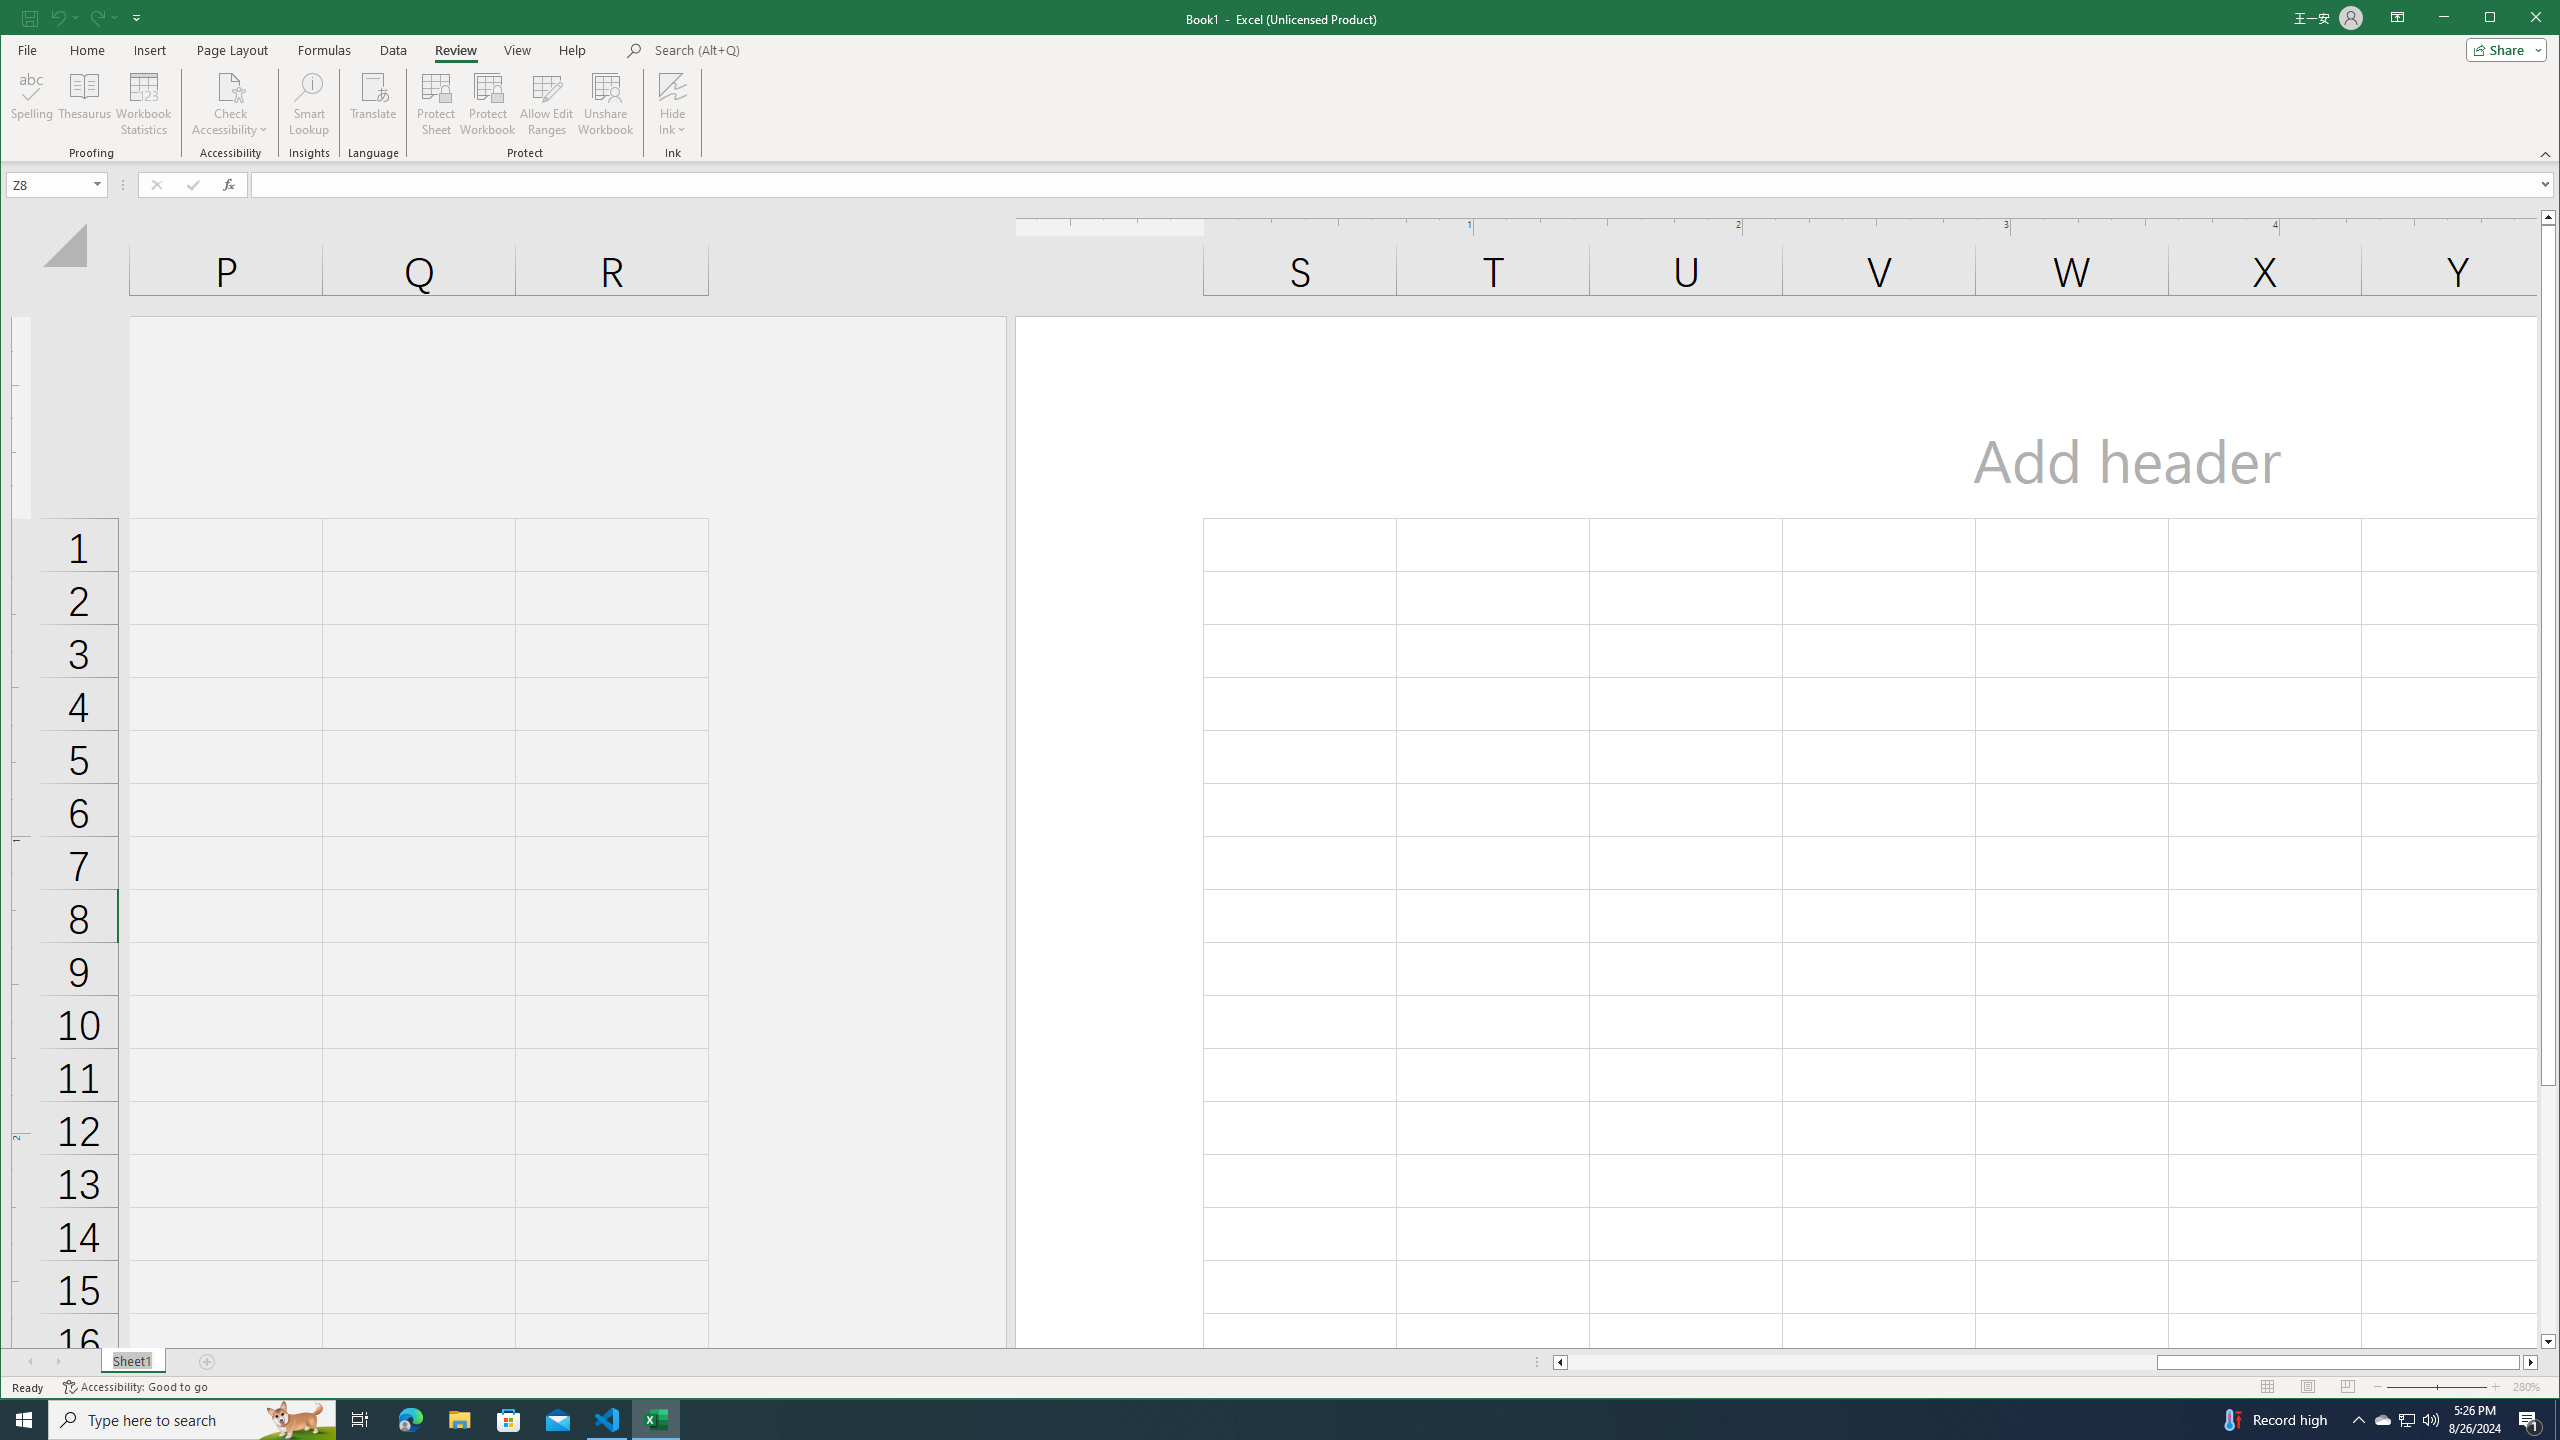 This screenshot has width=2560, height=1440. I want to click on 'Unshare Workbook', so click(604, 103).